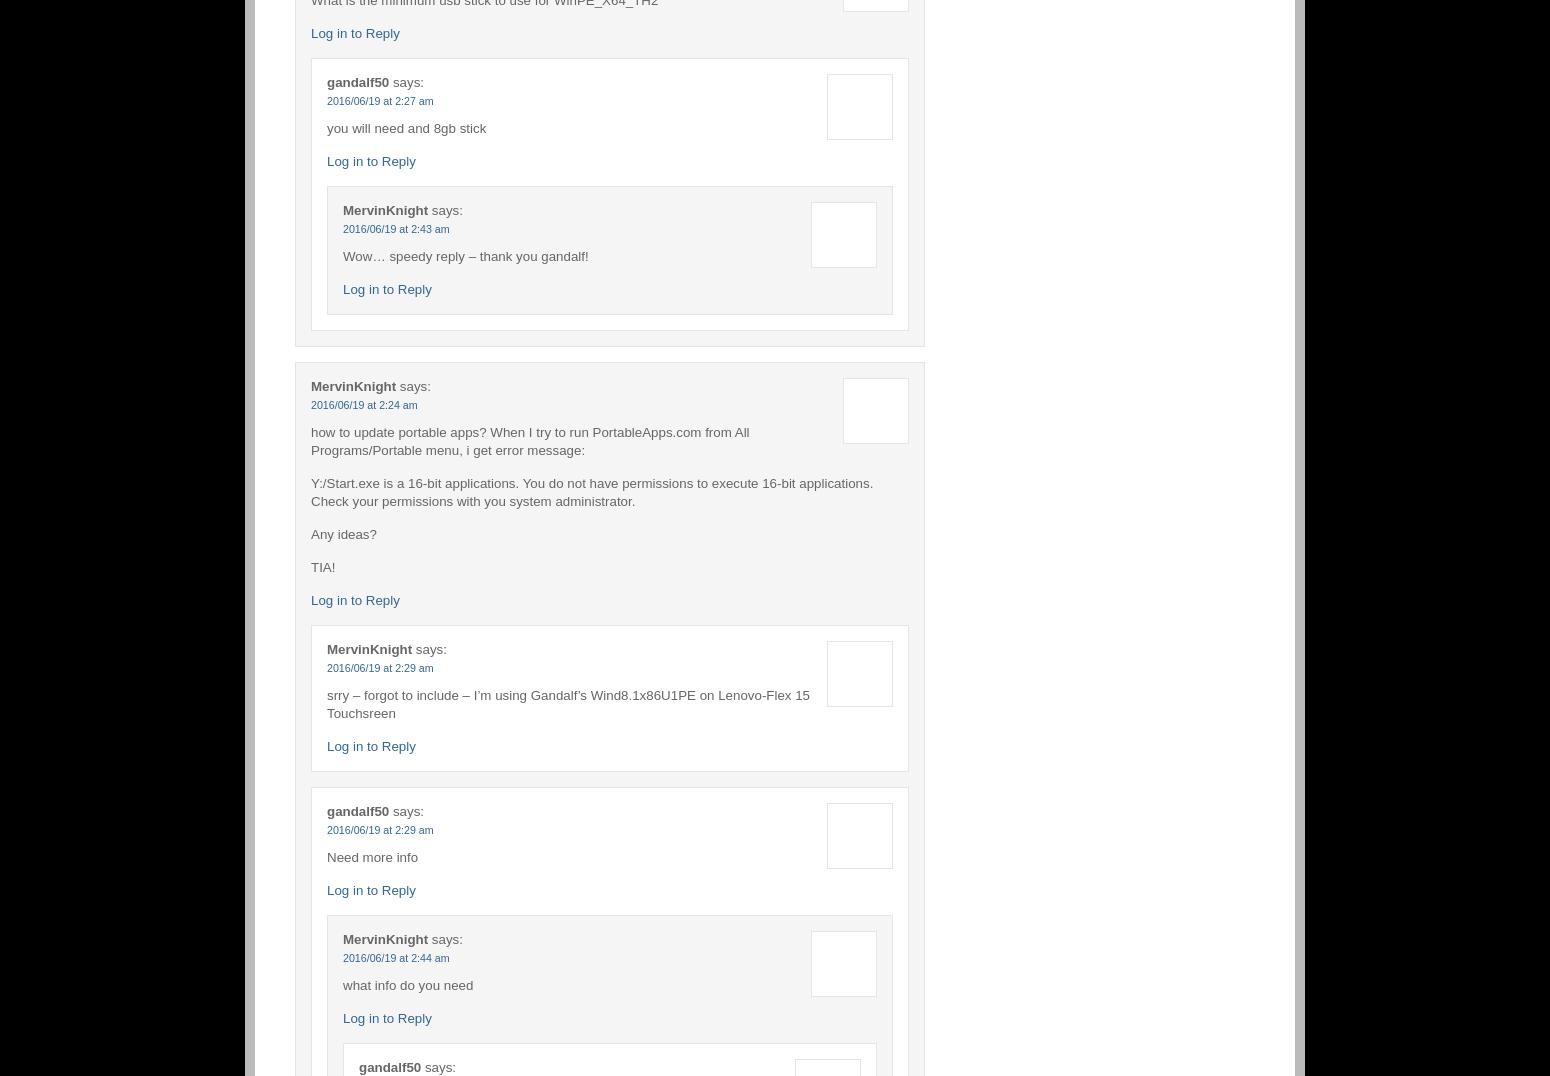 This screenshot has height=1076, width=1550. I want to click on '2016/06/19 at 2:44 am', so click(396, 956).